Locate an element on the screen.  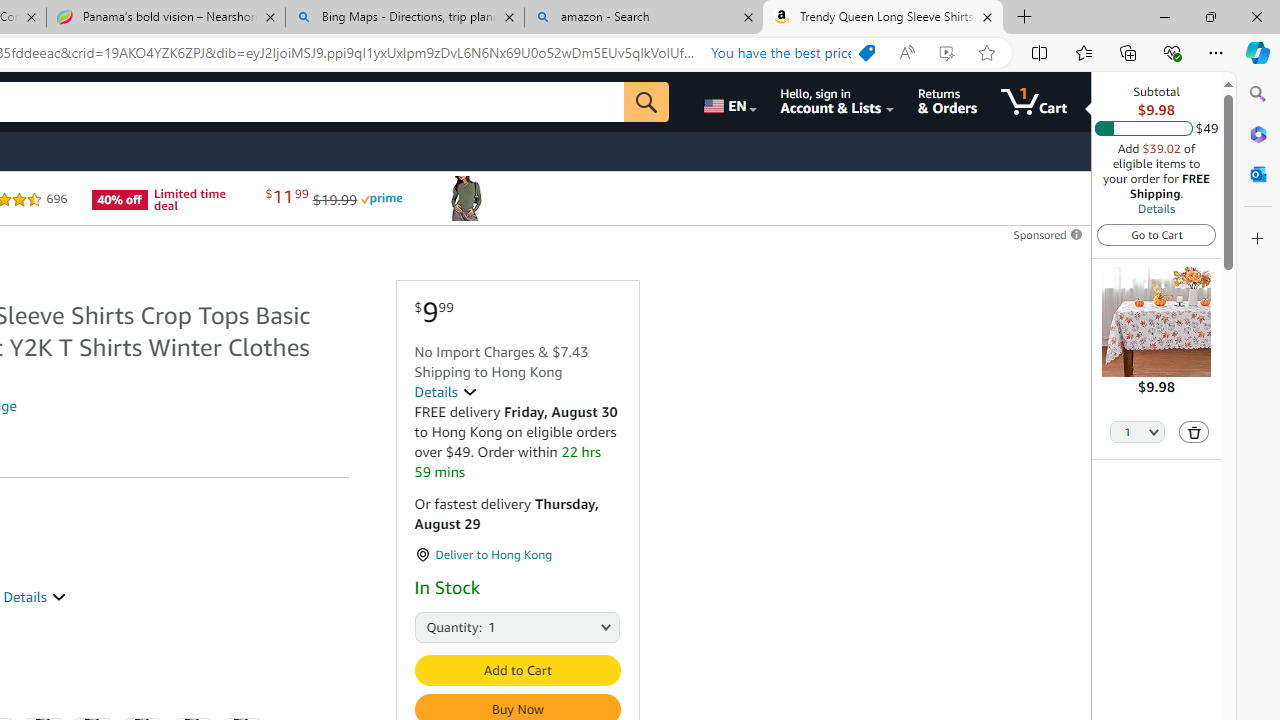
'Delete' is located at coordinates (1194, 430).